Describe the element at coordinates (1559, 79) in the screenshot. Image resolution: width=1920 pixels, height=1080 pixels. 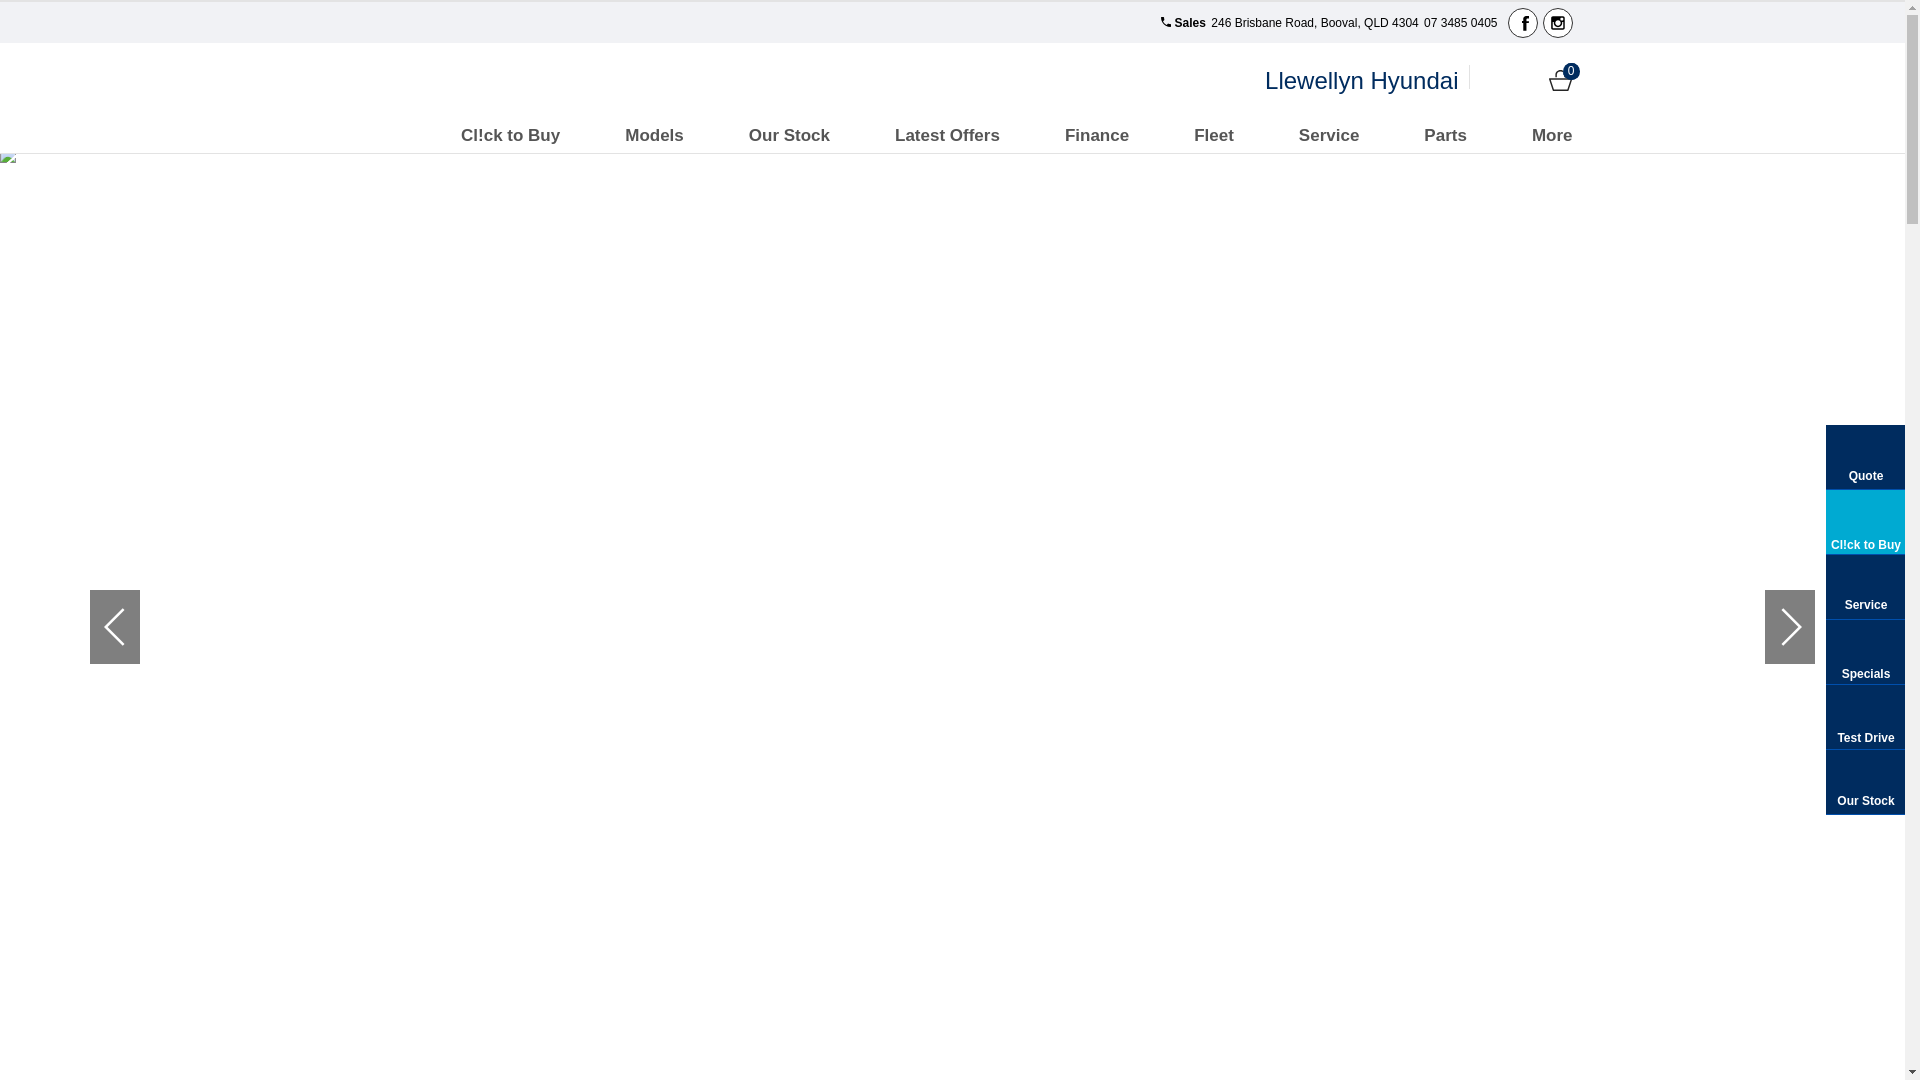
I see `'Cart` at that location.